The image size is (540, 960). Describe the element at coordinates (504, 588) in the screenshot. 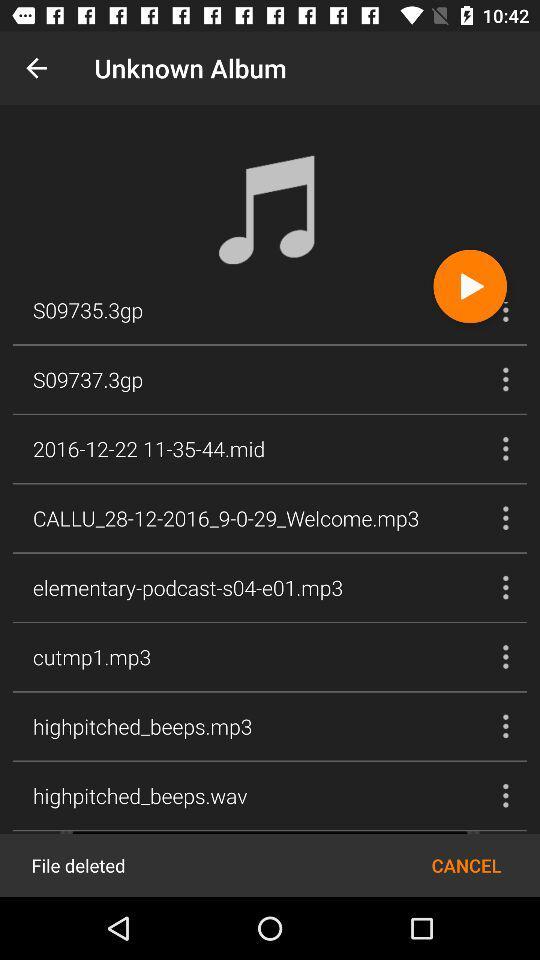

I see `fifth more button from top` at that location.